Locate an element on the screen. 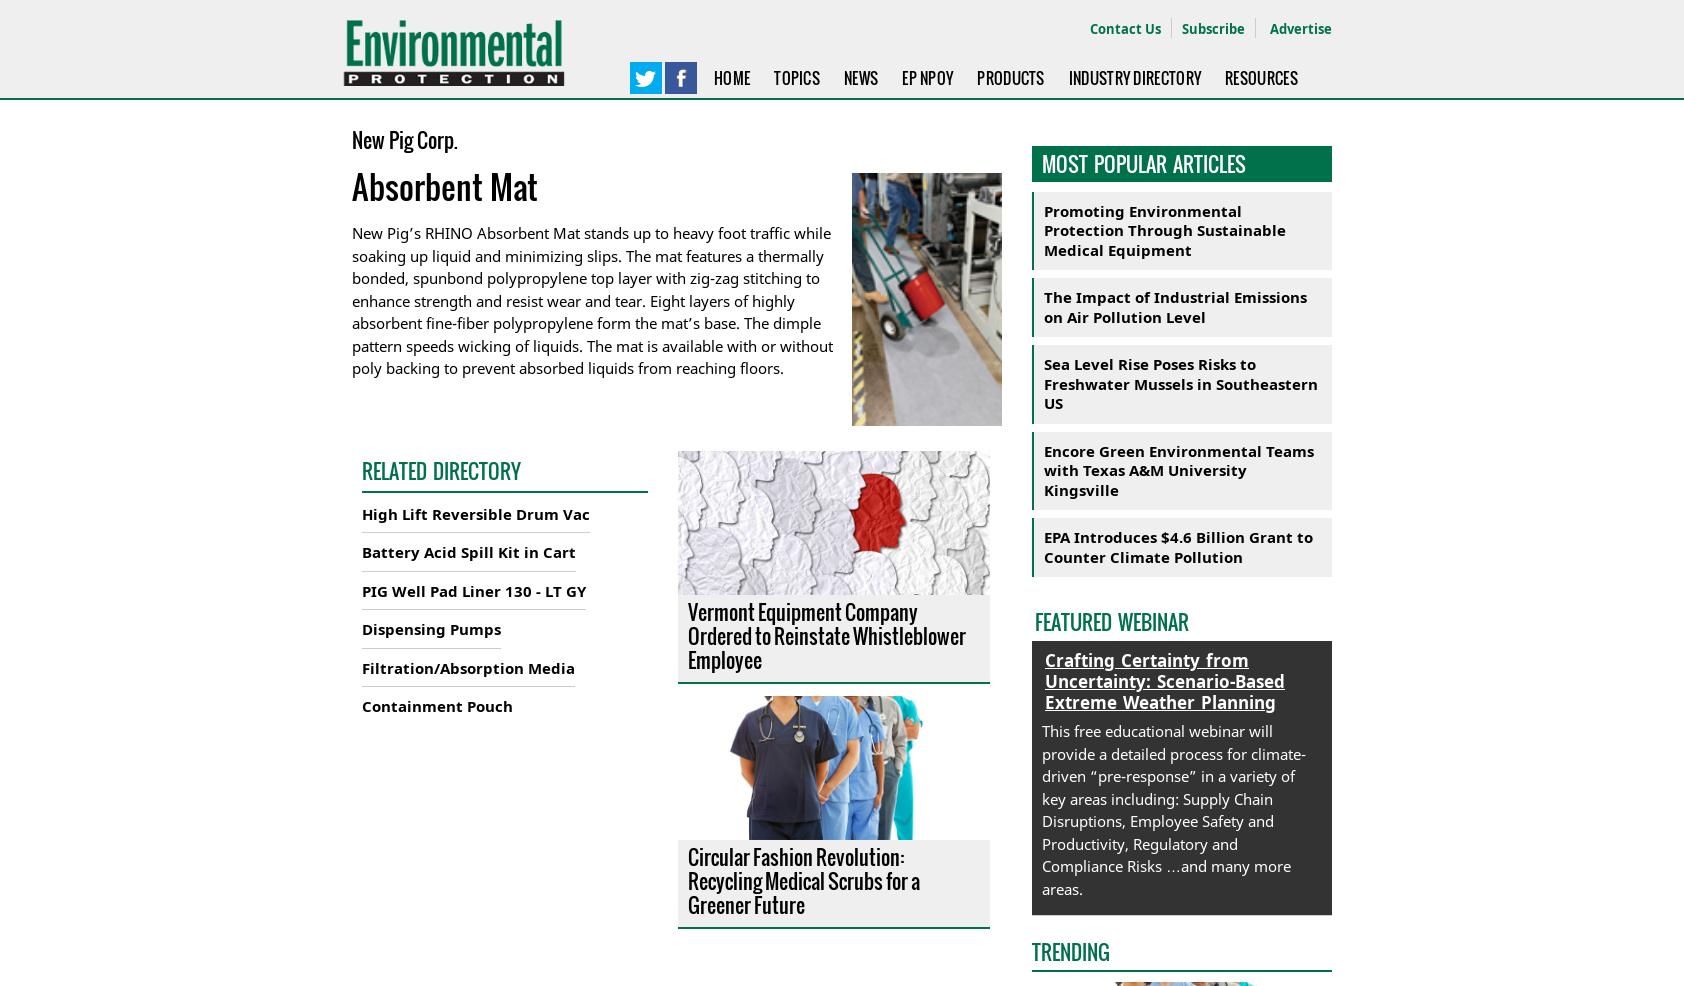 Image resolution: width=1684 pixels, height=986 pixels. 'Featured Webinar' is located at coordinates (1111, 621).